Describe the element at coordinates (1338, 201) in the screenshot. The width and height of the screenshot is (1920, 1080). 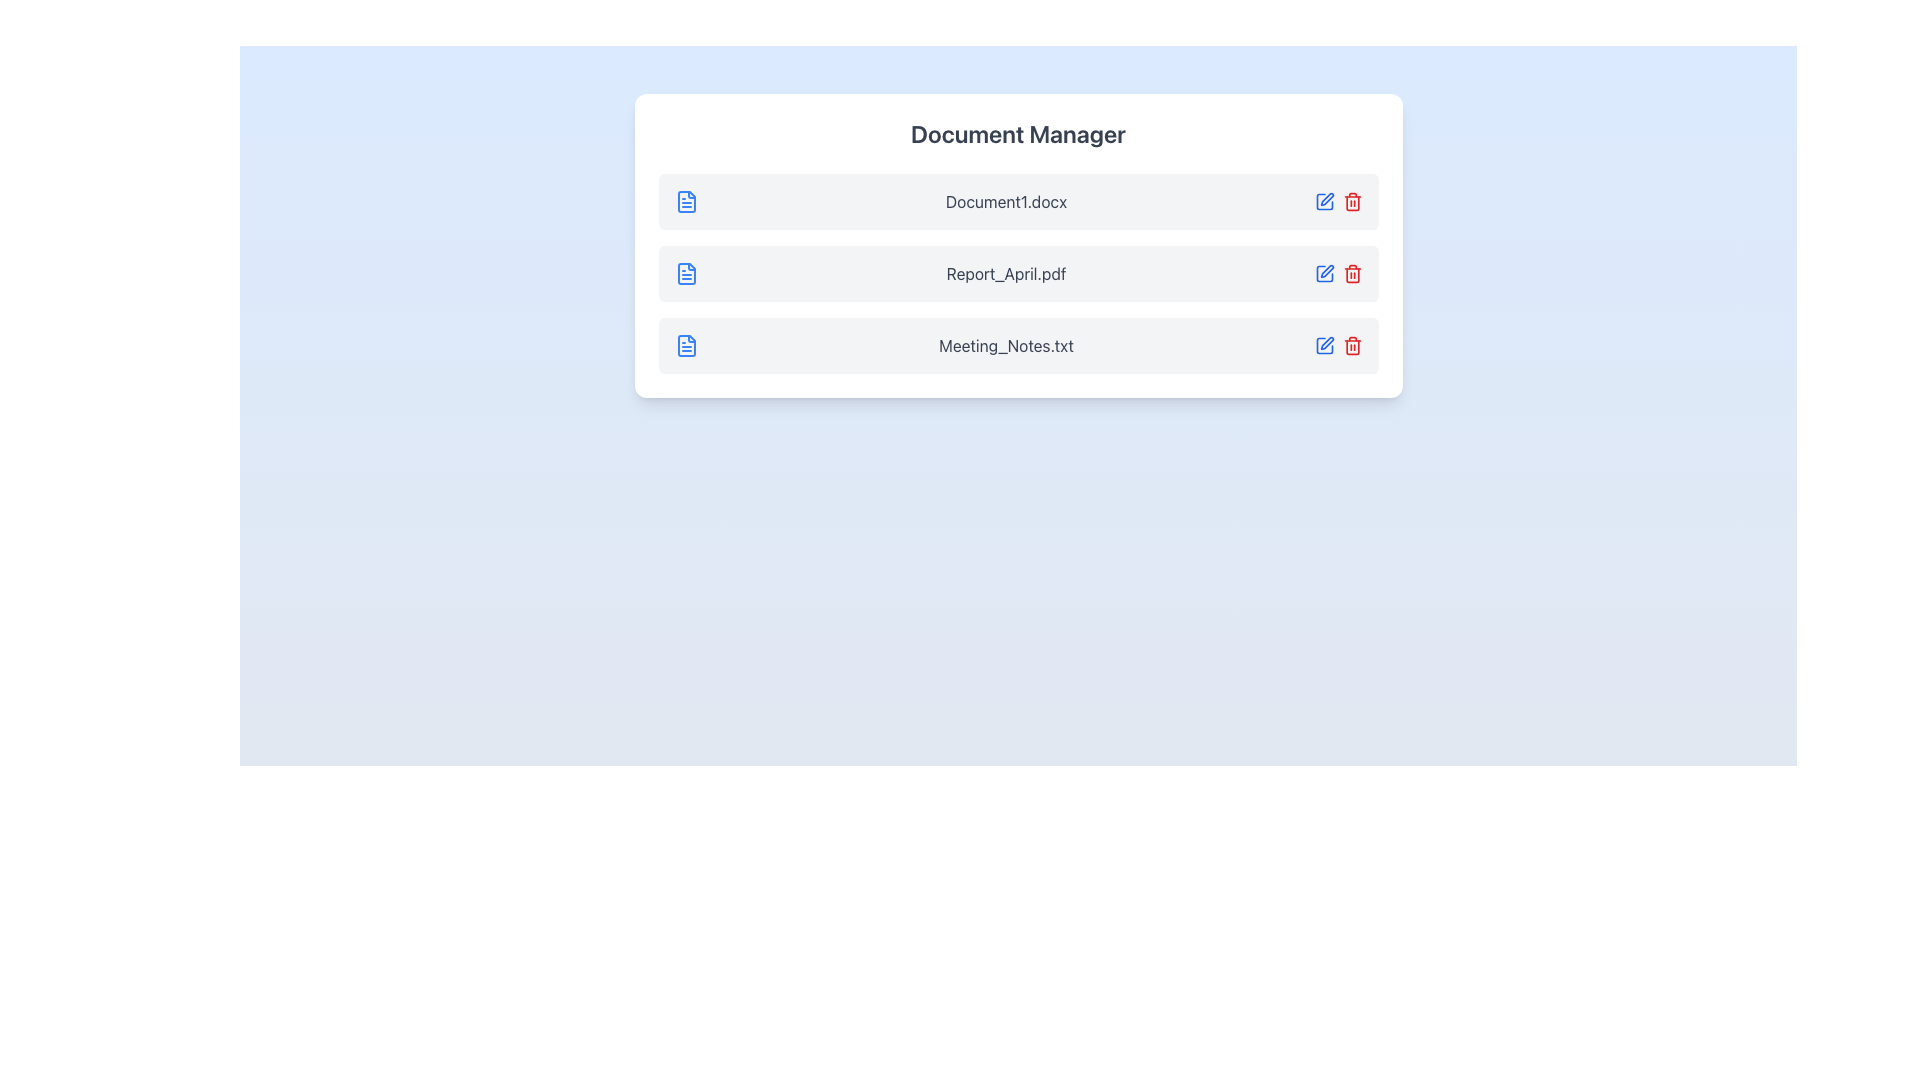
I see `the red trash can icon located at the rightmost end of the row displaying 'Document1.docx' in the Document Manager section` at that location.